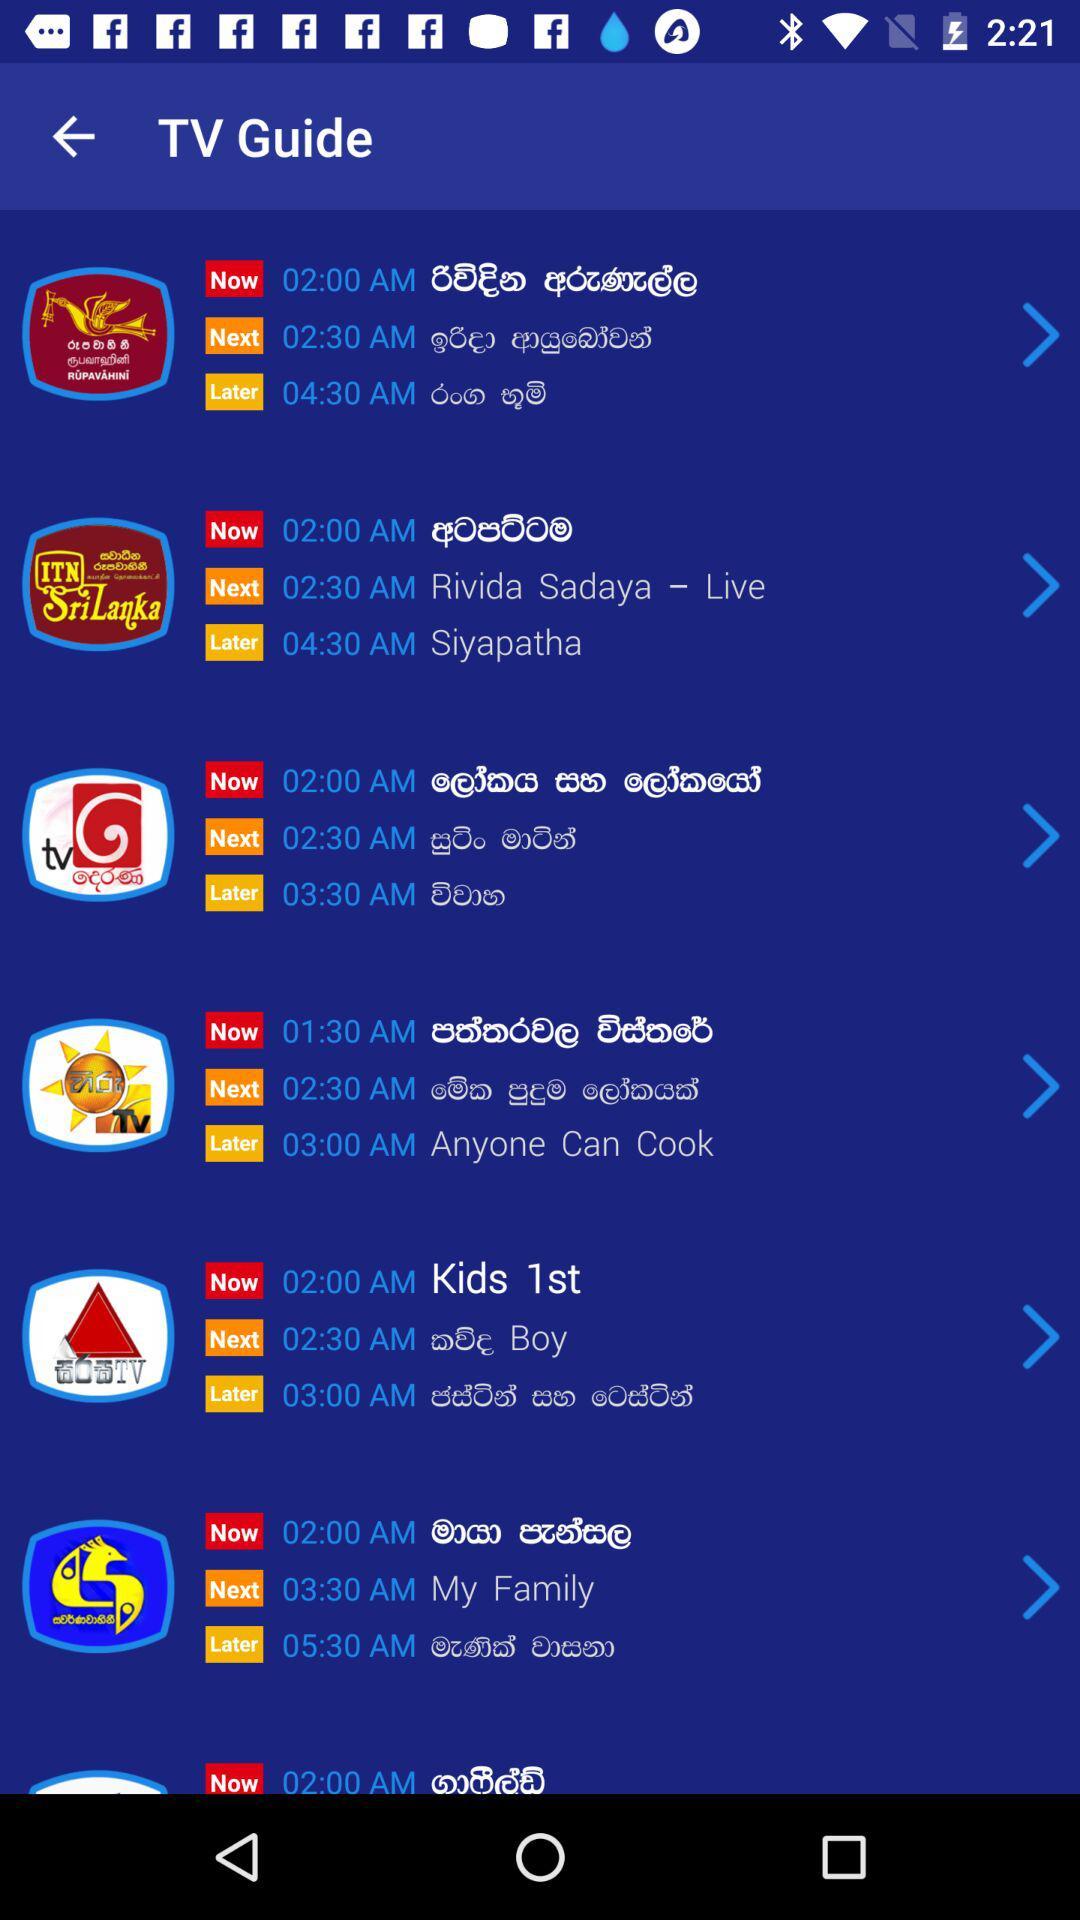  I want to click on icon to the right of 02:00 am item, so click(714, 529).